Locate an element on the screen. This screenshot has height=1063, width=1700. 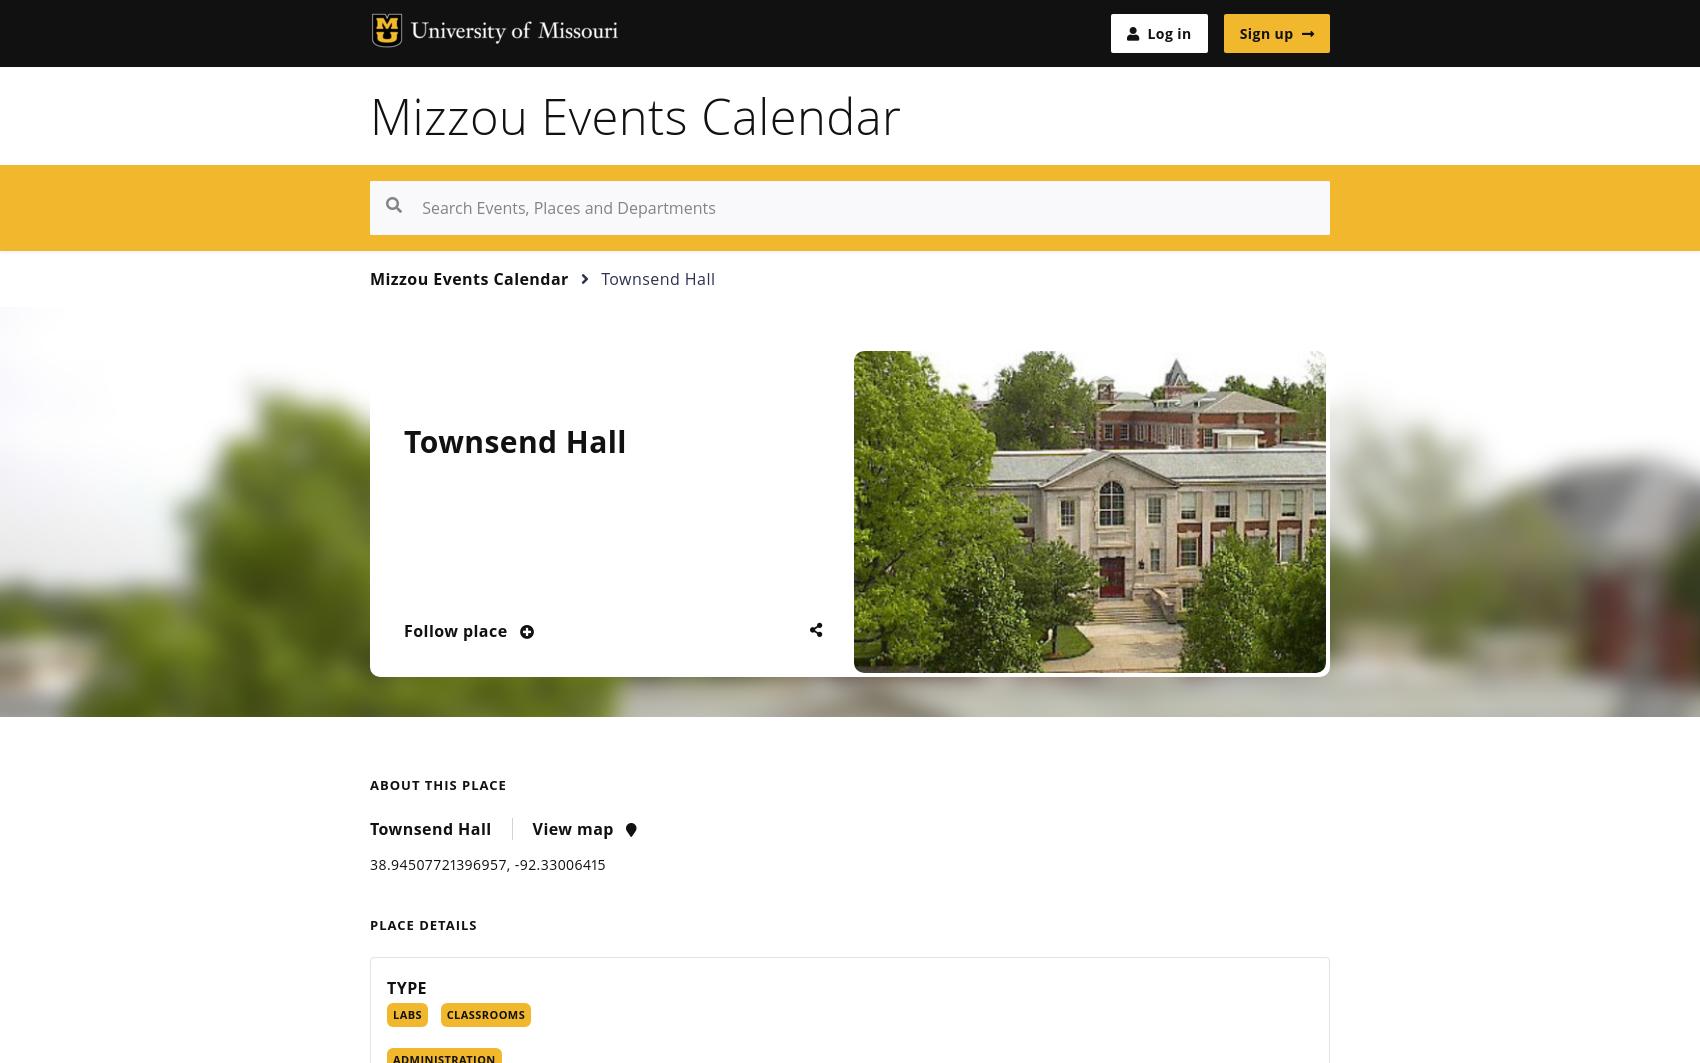
'Type' is located at coordinates (385, 985).